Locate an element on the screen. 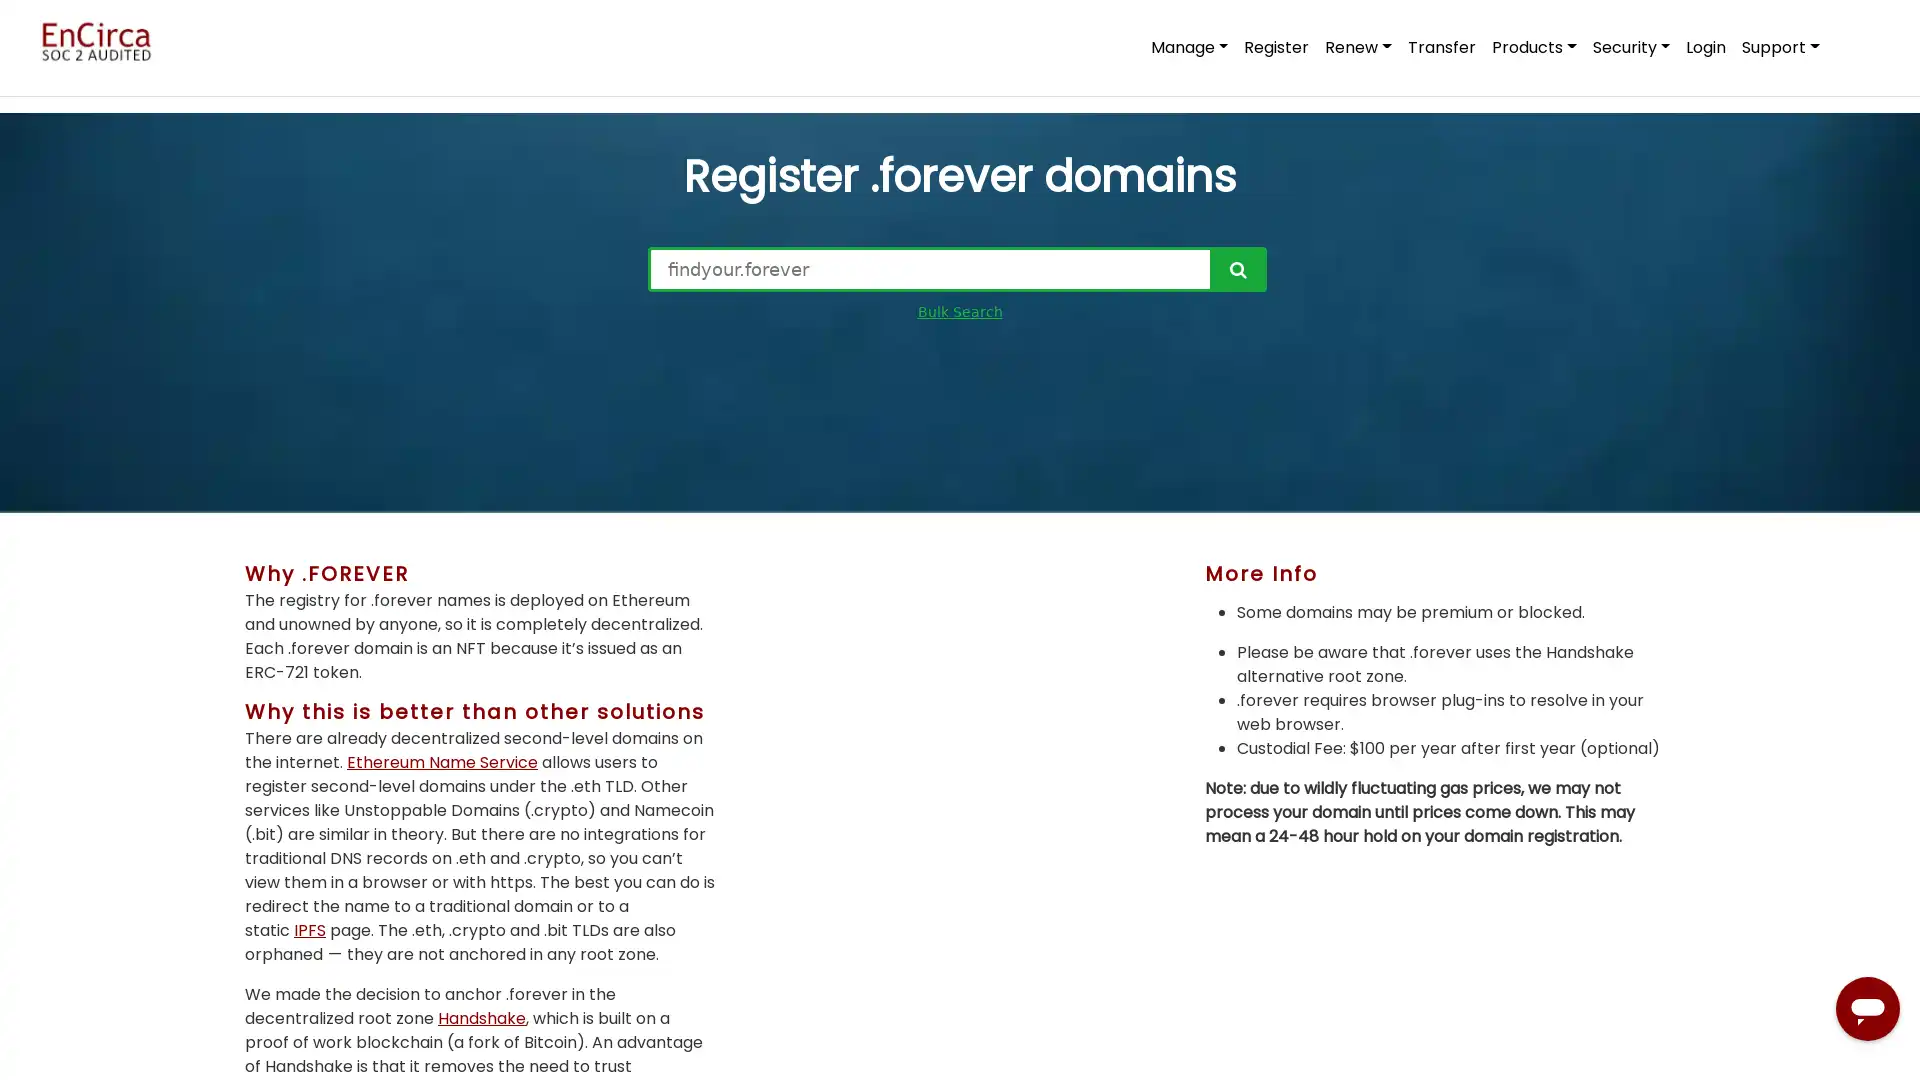 The width and height of the screenshot is (1920, 1080). Renew is located at coordinates (1358, 46).